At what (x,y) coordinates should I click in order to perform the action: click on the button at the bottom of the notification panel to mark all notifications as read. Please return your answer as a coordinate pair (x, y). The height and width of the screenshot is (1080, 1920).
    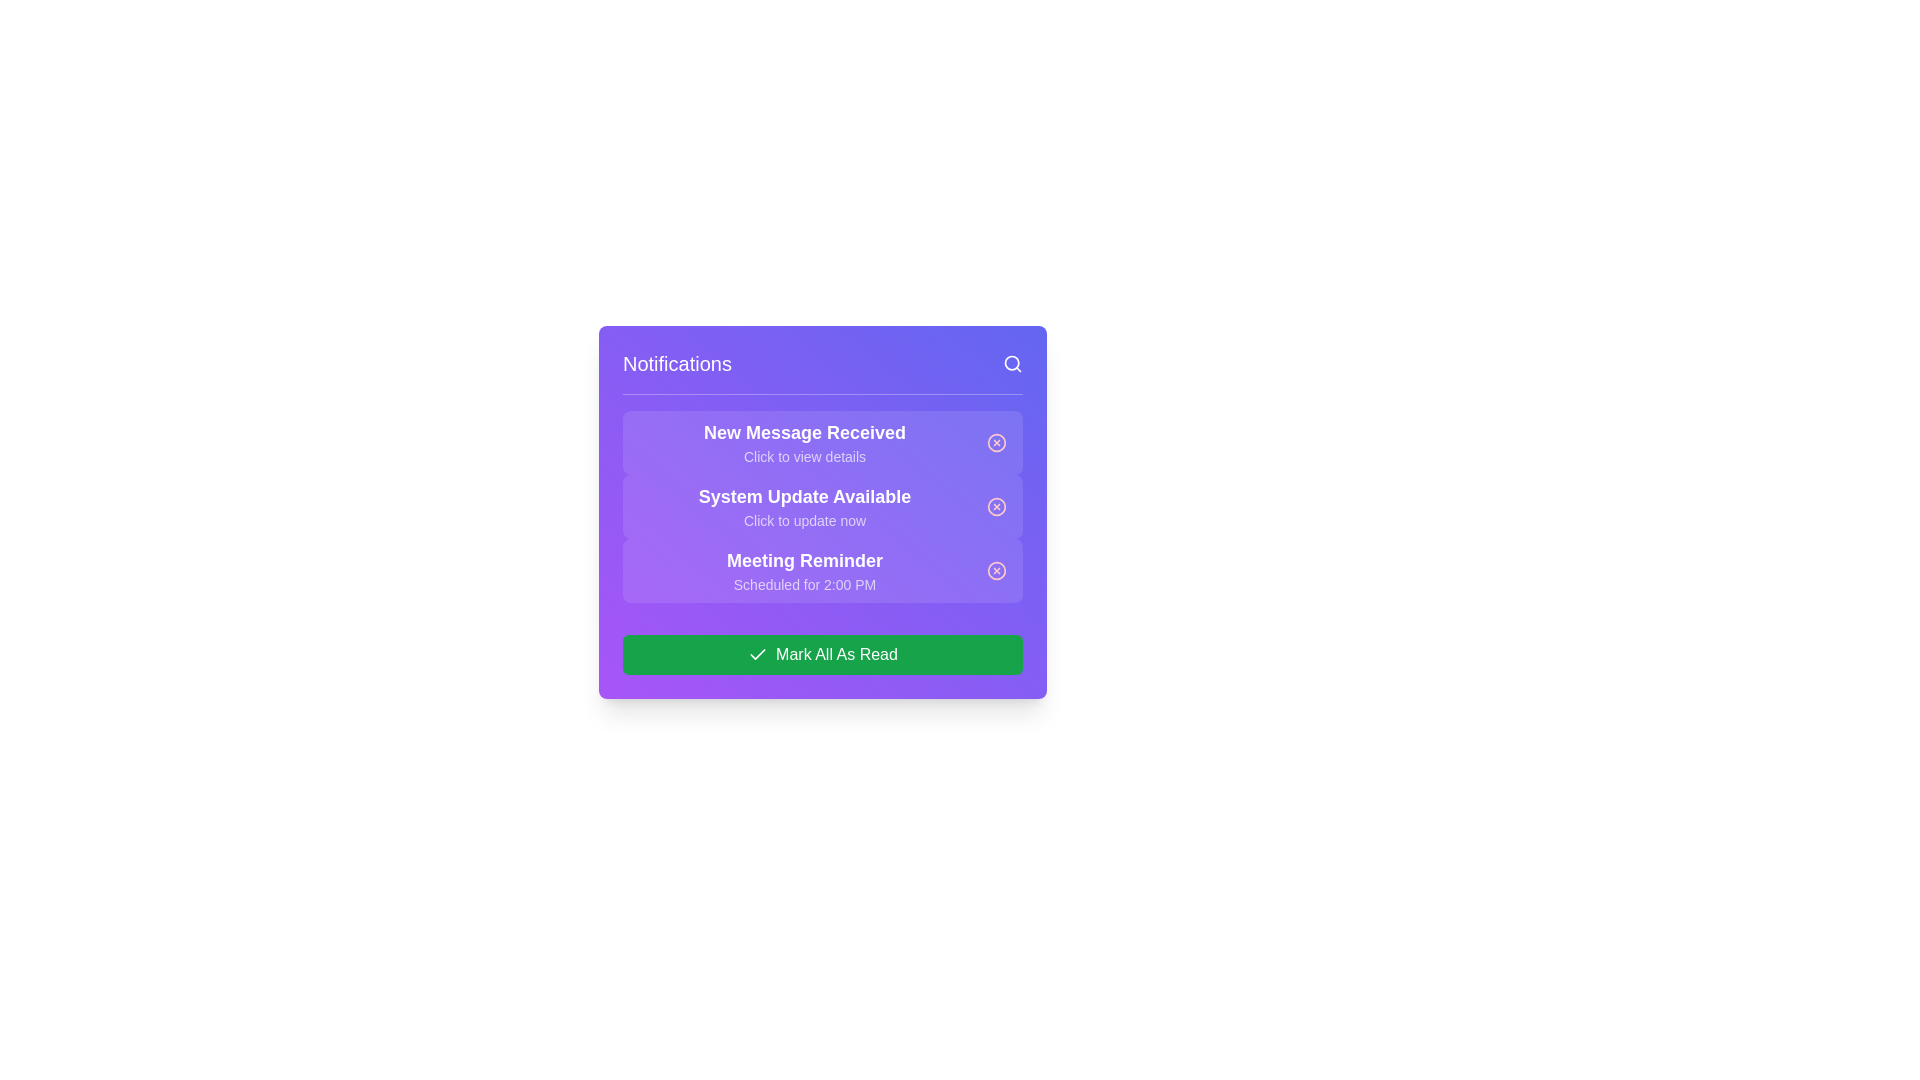
    Looking at the image, I should click on (822, 655).